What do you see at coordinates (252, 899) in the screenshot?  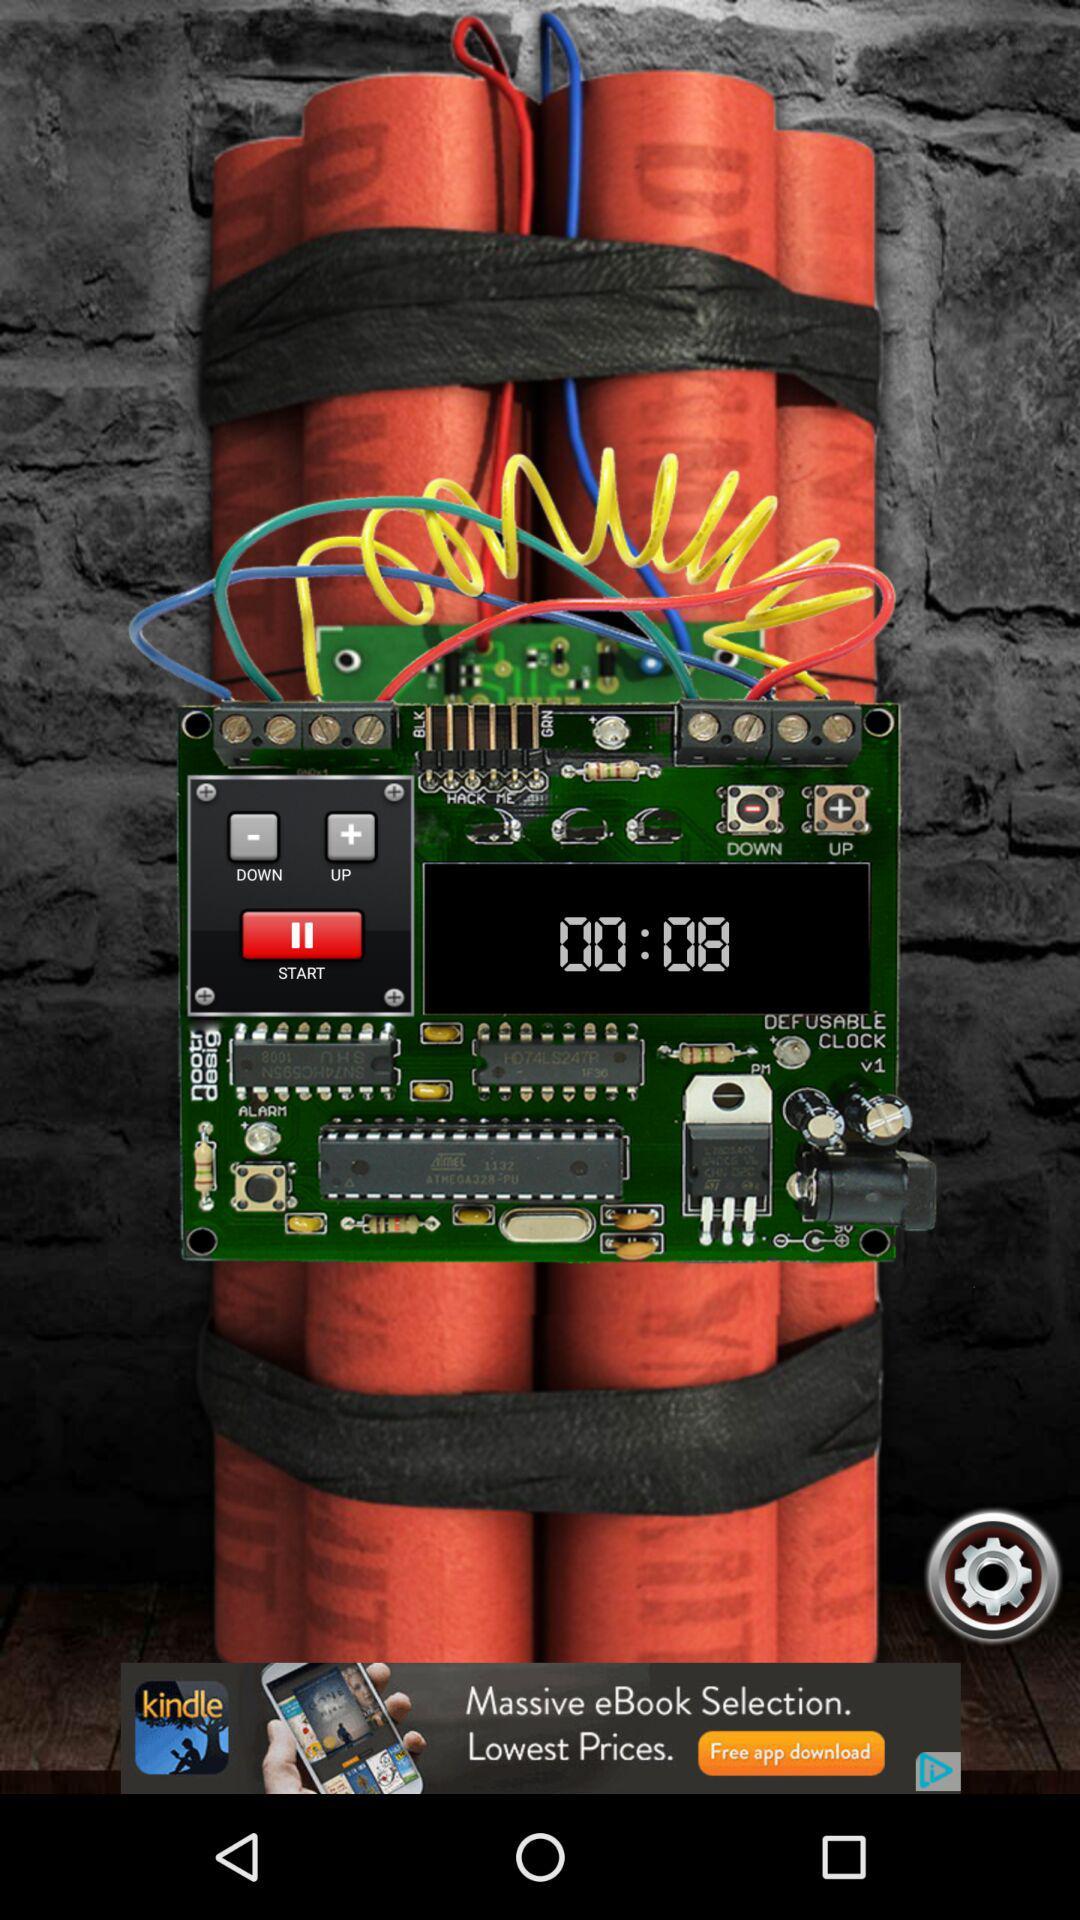 I see `the minus icon` at bounding box center [252, 899].